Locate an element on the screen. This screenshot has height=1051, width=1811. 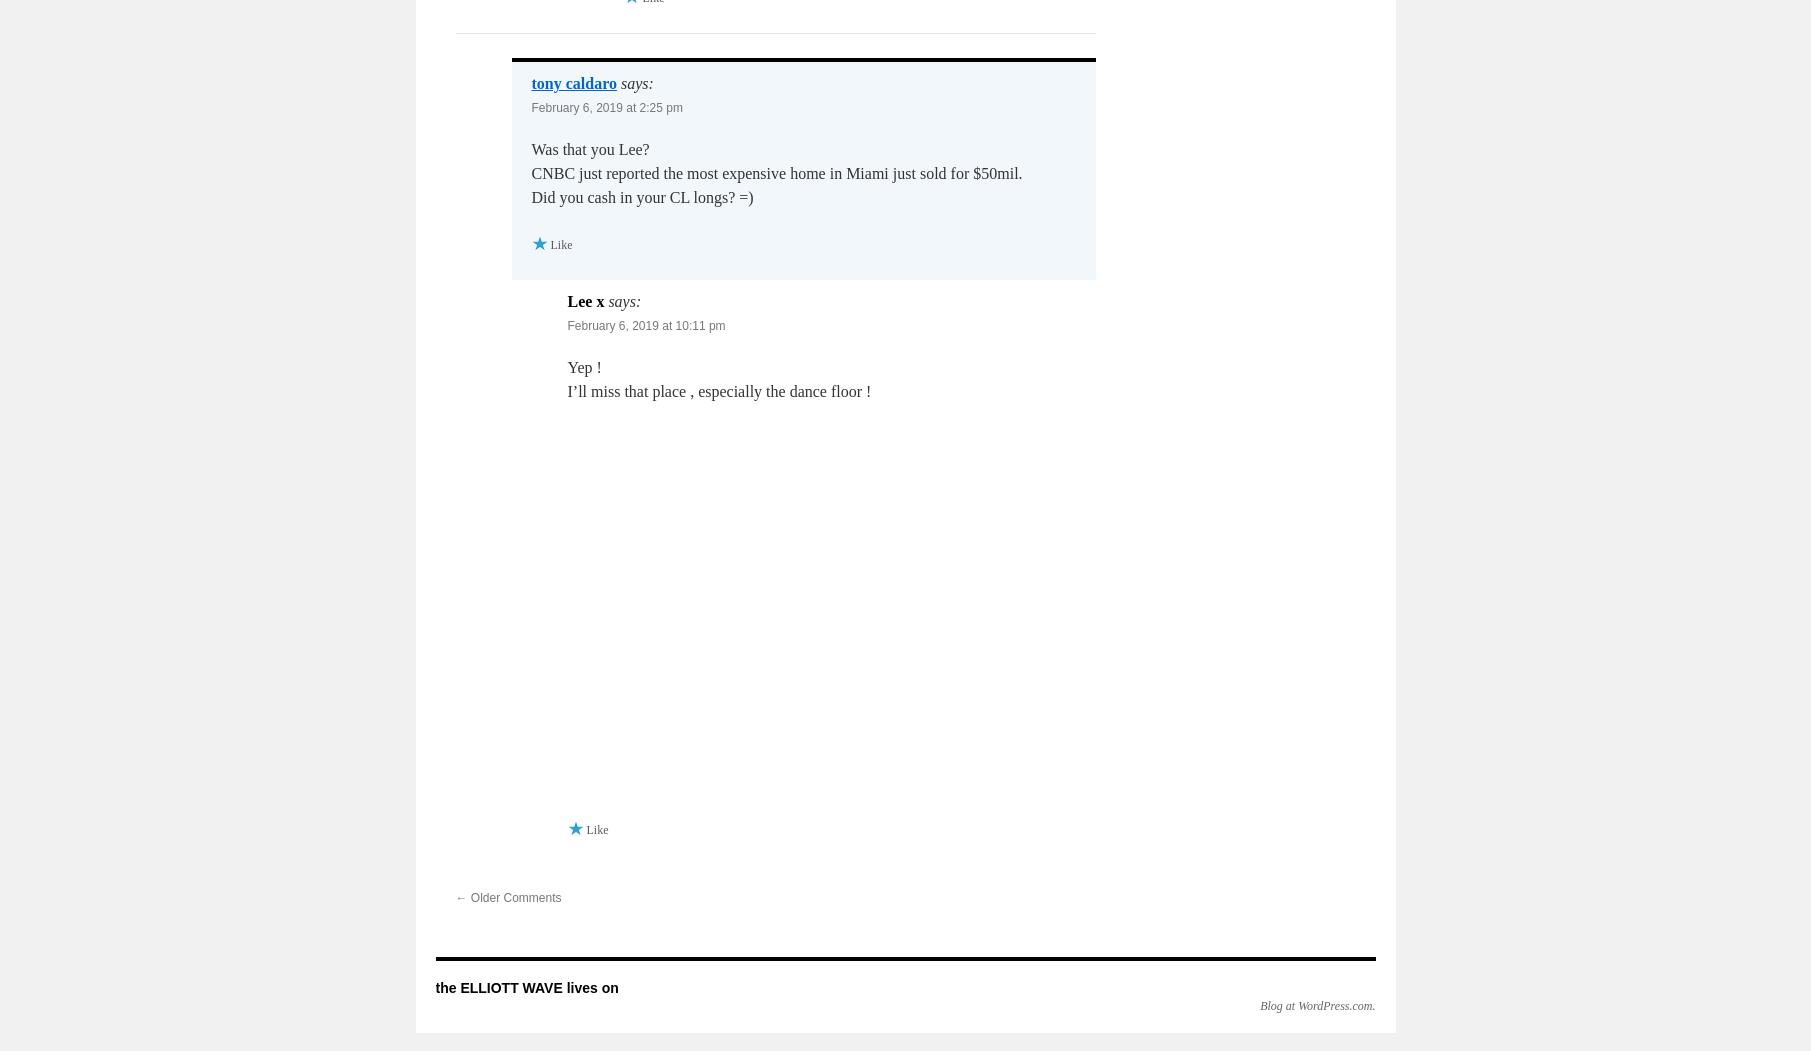
'Blog at WordPress.com.' is located at coordinates (1316, 1004).